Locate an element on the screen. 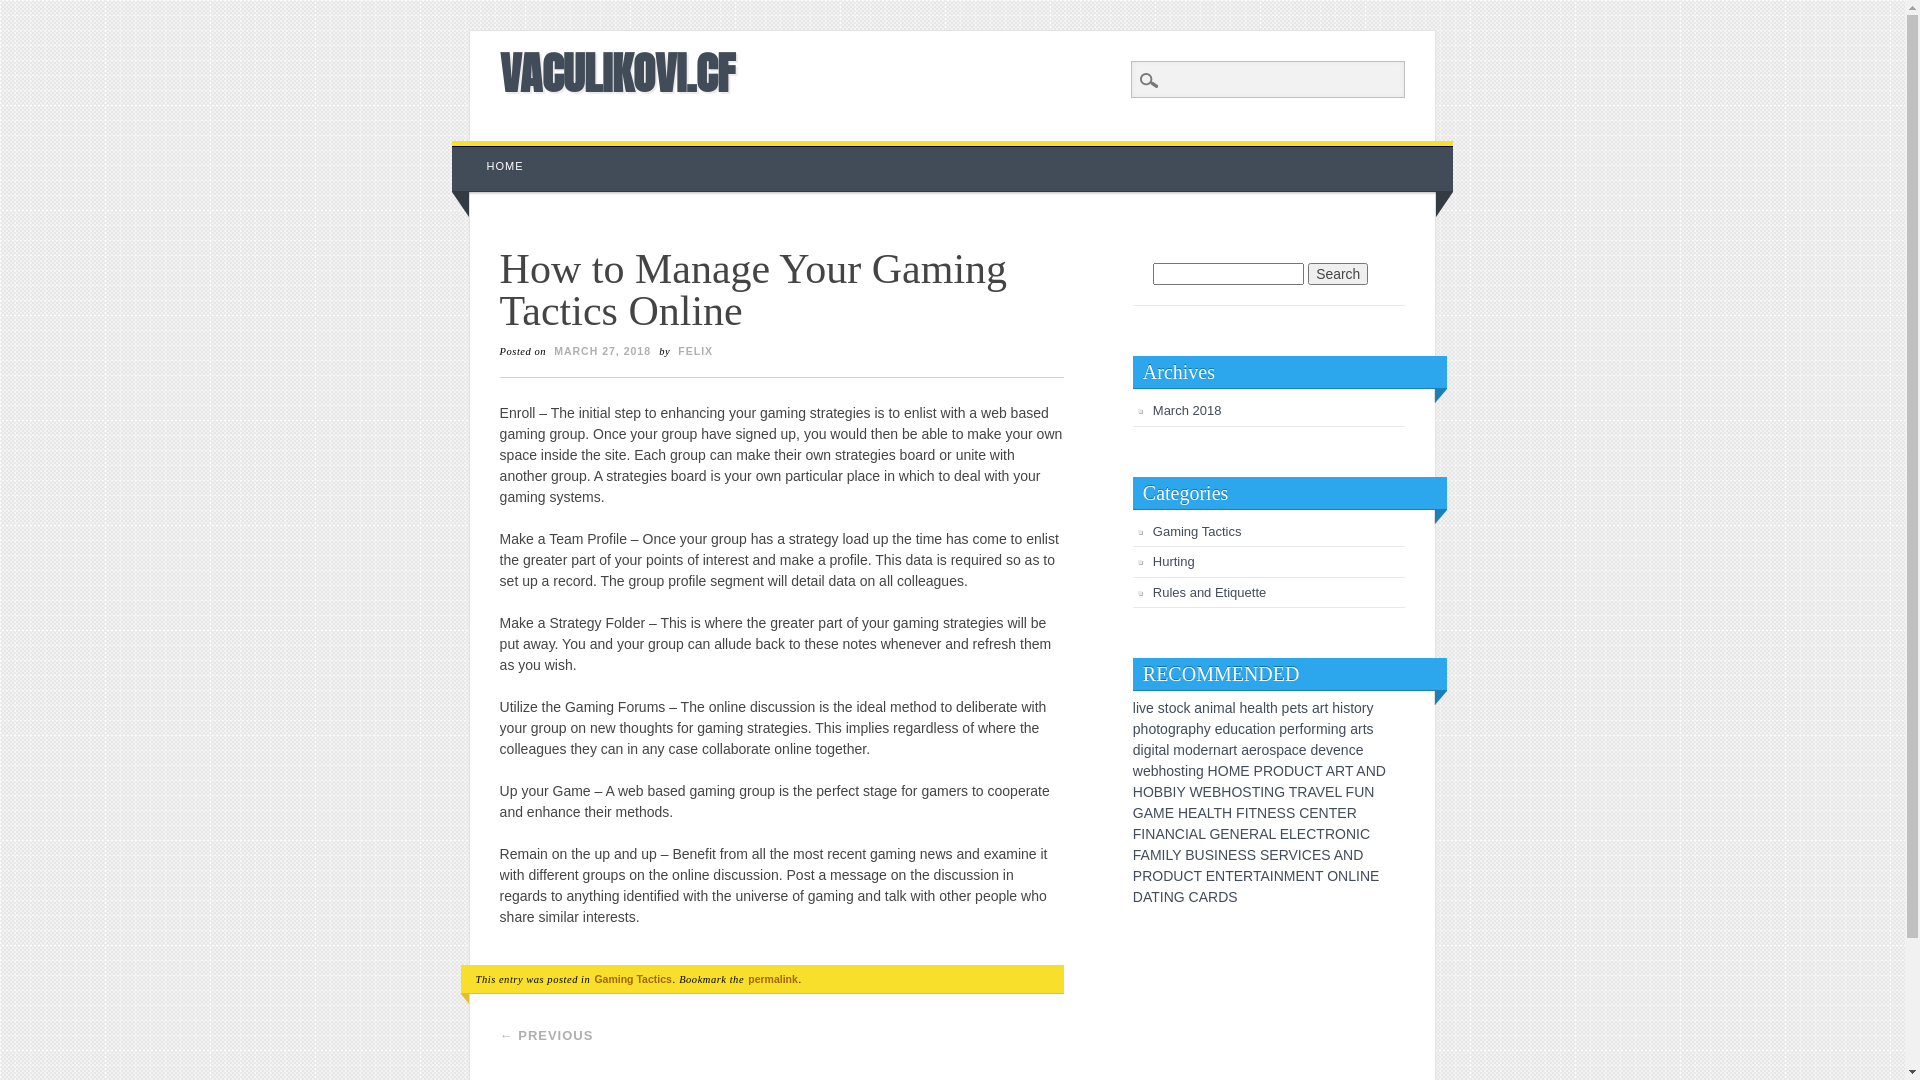 The height and width of the screenshot is (1080, 1920). 'h' is located at coordinates (1145, 729).